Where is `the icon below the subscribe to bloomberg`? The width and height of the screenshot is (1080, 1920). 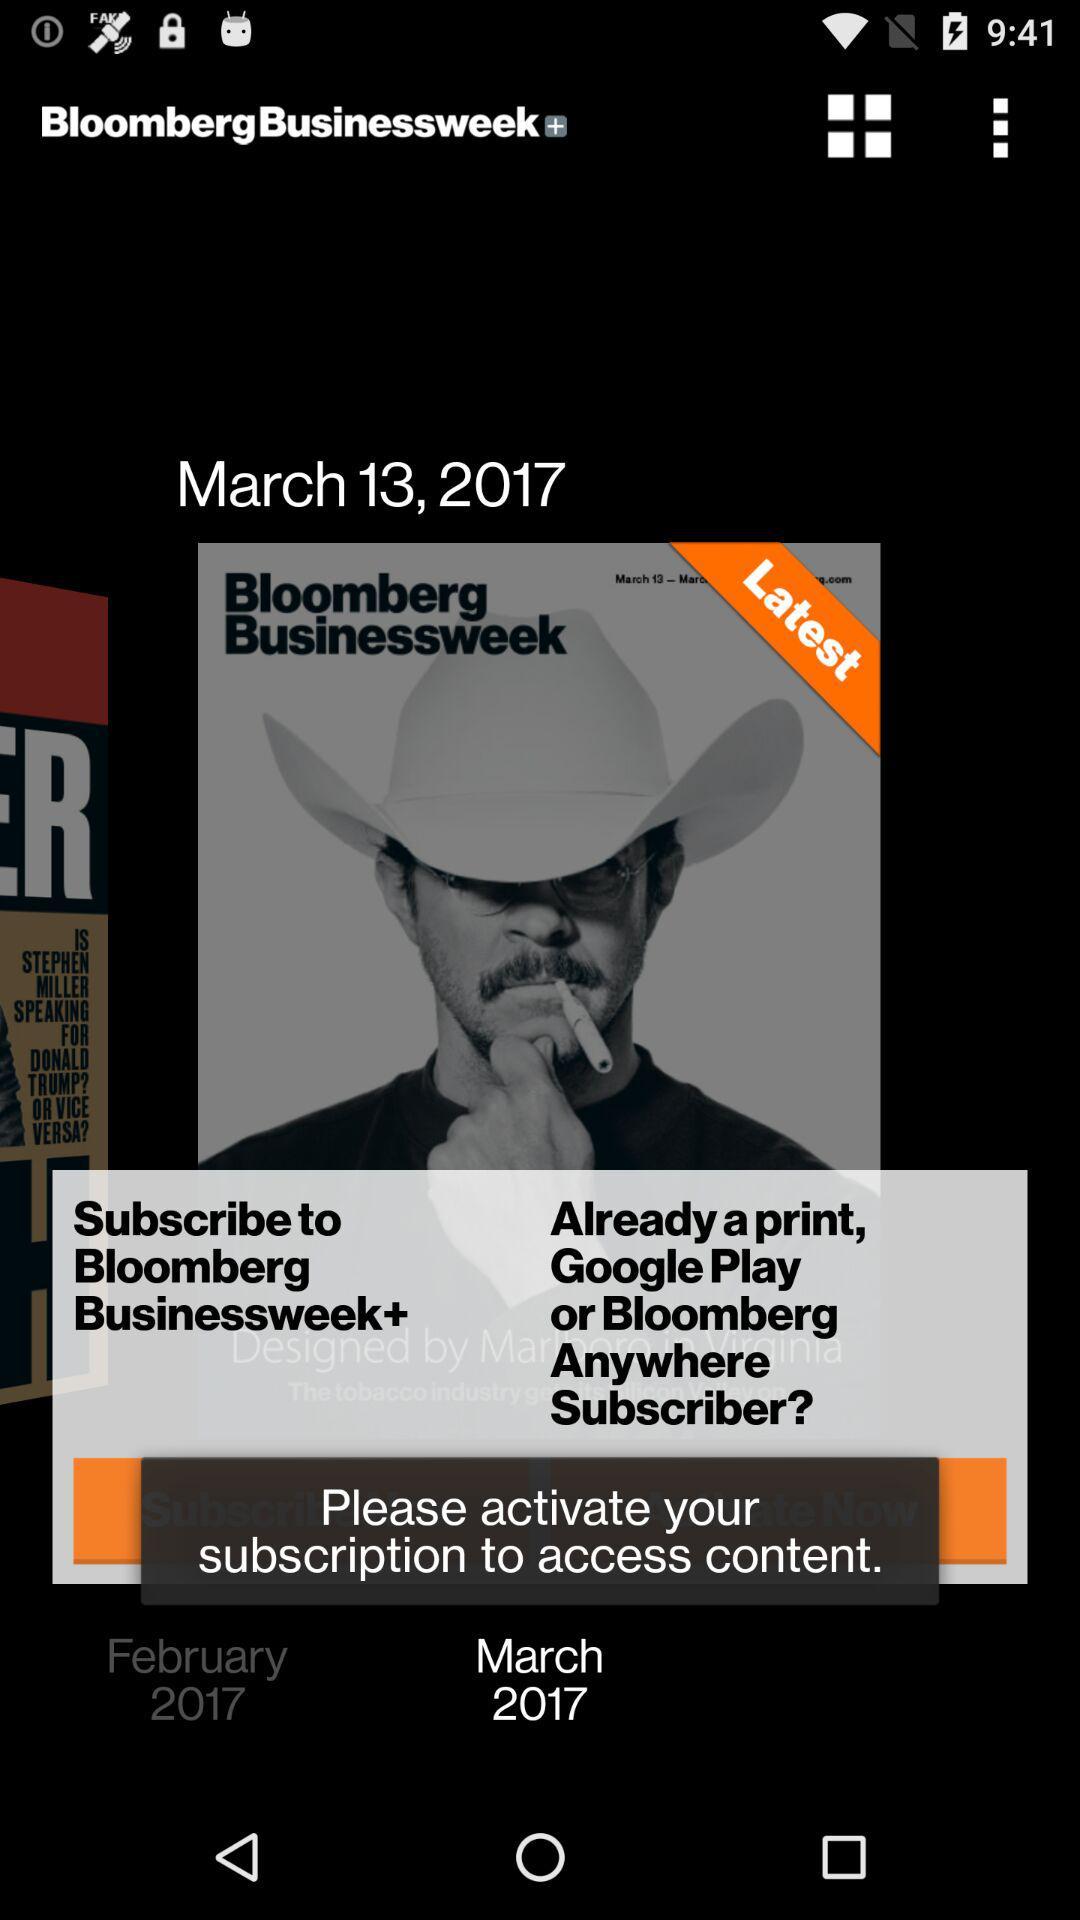 the icon below the subscribe to bloomberg is located at coordinates (301, 1510).